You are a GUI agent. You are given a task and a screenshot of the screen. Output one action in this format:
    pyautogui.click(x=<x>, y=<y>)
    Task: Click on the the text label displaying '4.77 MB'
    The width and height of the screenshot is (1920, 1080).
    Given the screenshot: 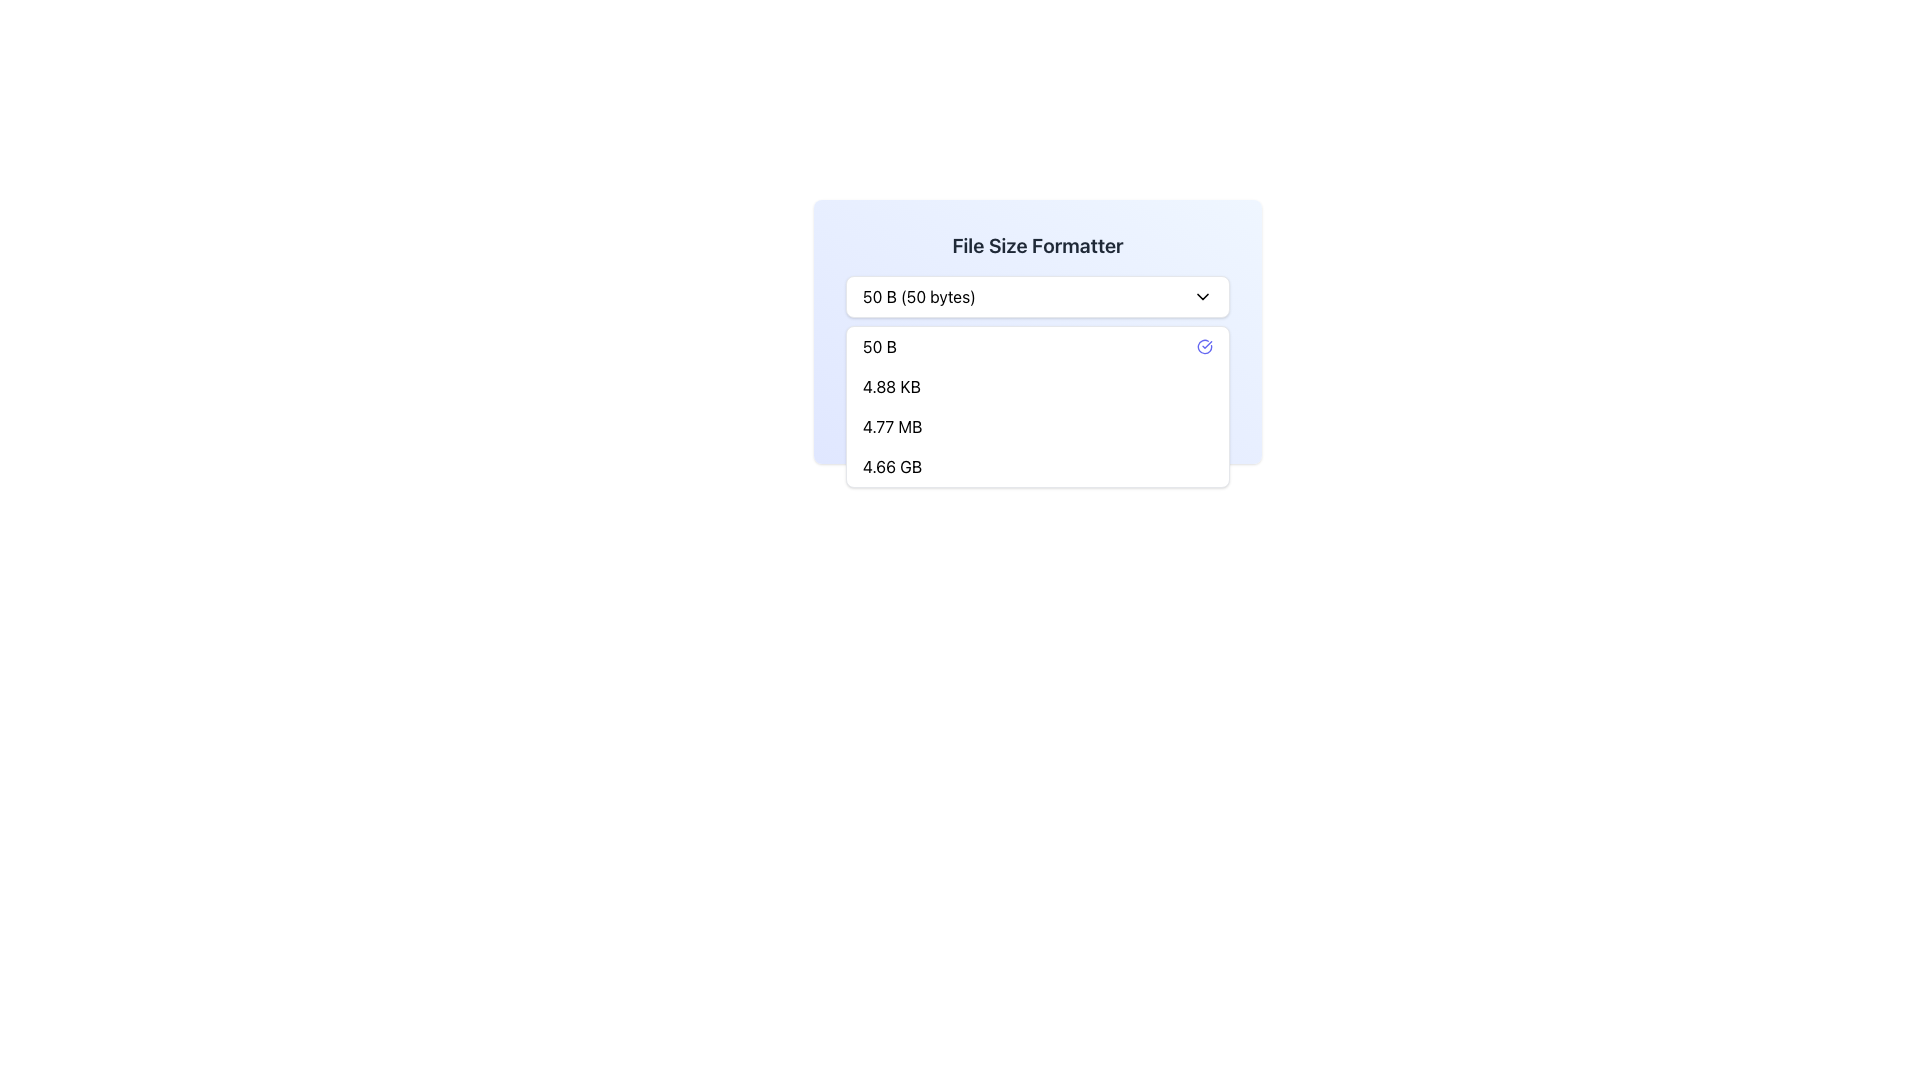 What is the action you would take?
    pyautogui.click(x=891, y=426)
    